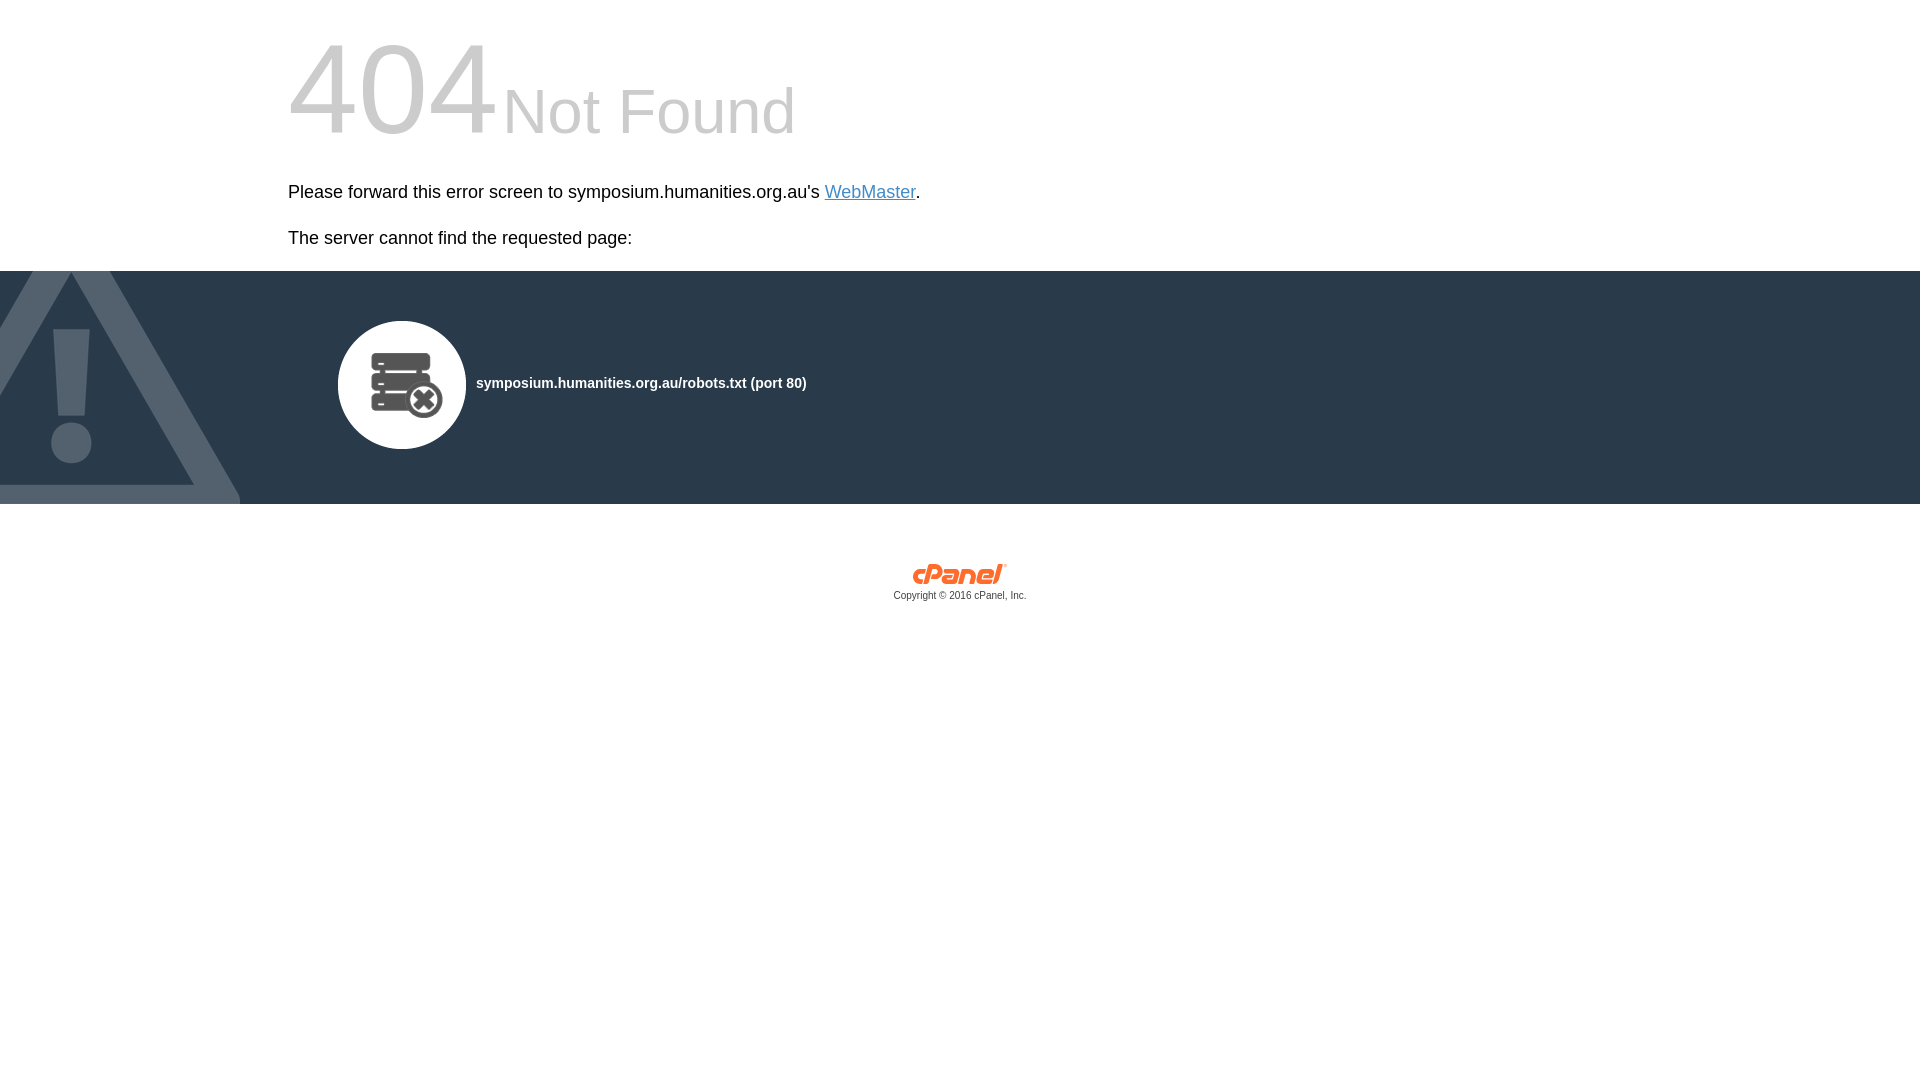  What do you see at coordinates (870, 192) in the screenshot?
I see `'WebMaster'` at bounding box center [870, 192].